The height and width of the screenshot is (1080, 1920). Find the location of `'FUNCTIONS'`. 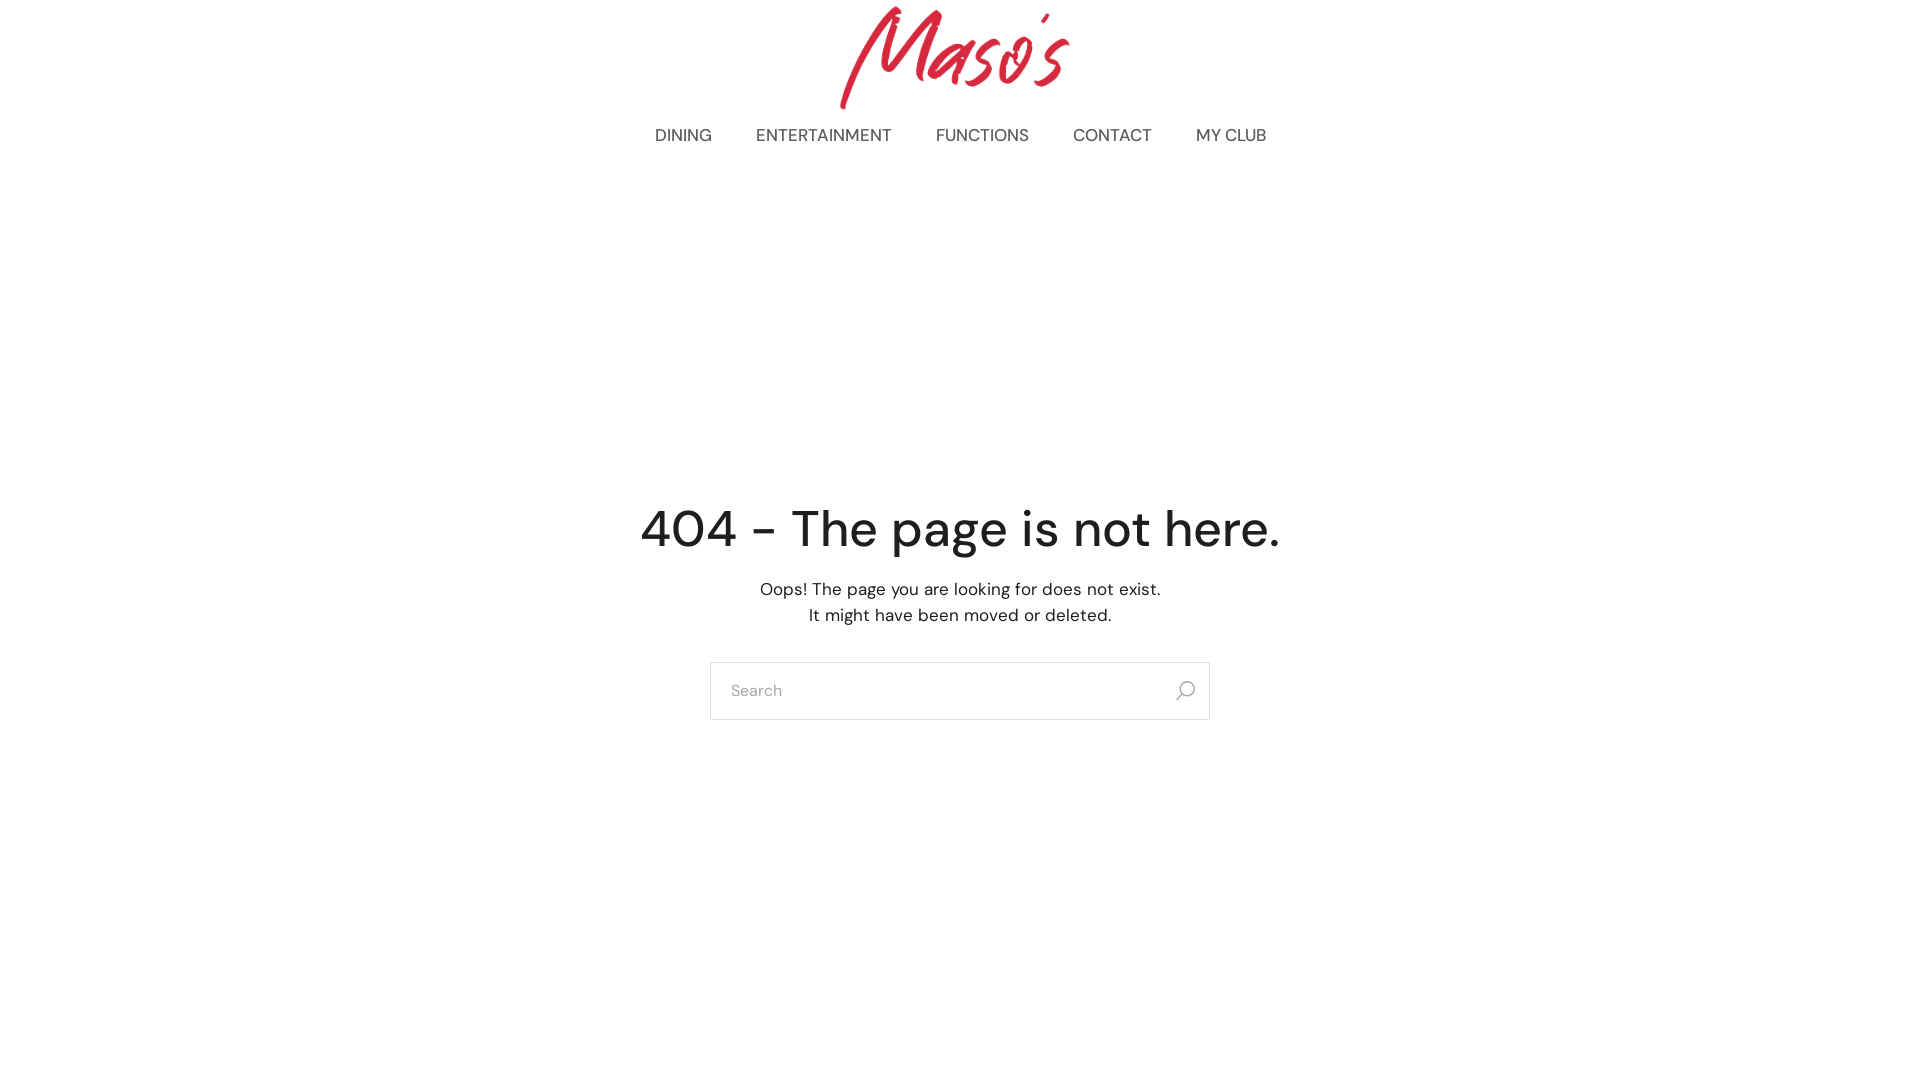

'FUNCTIONS' is located at coordinates (982, 135).